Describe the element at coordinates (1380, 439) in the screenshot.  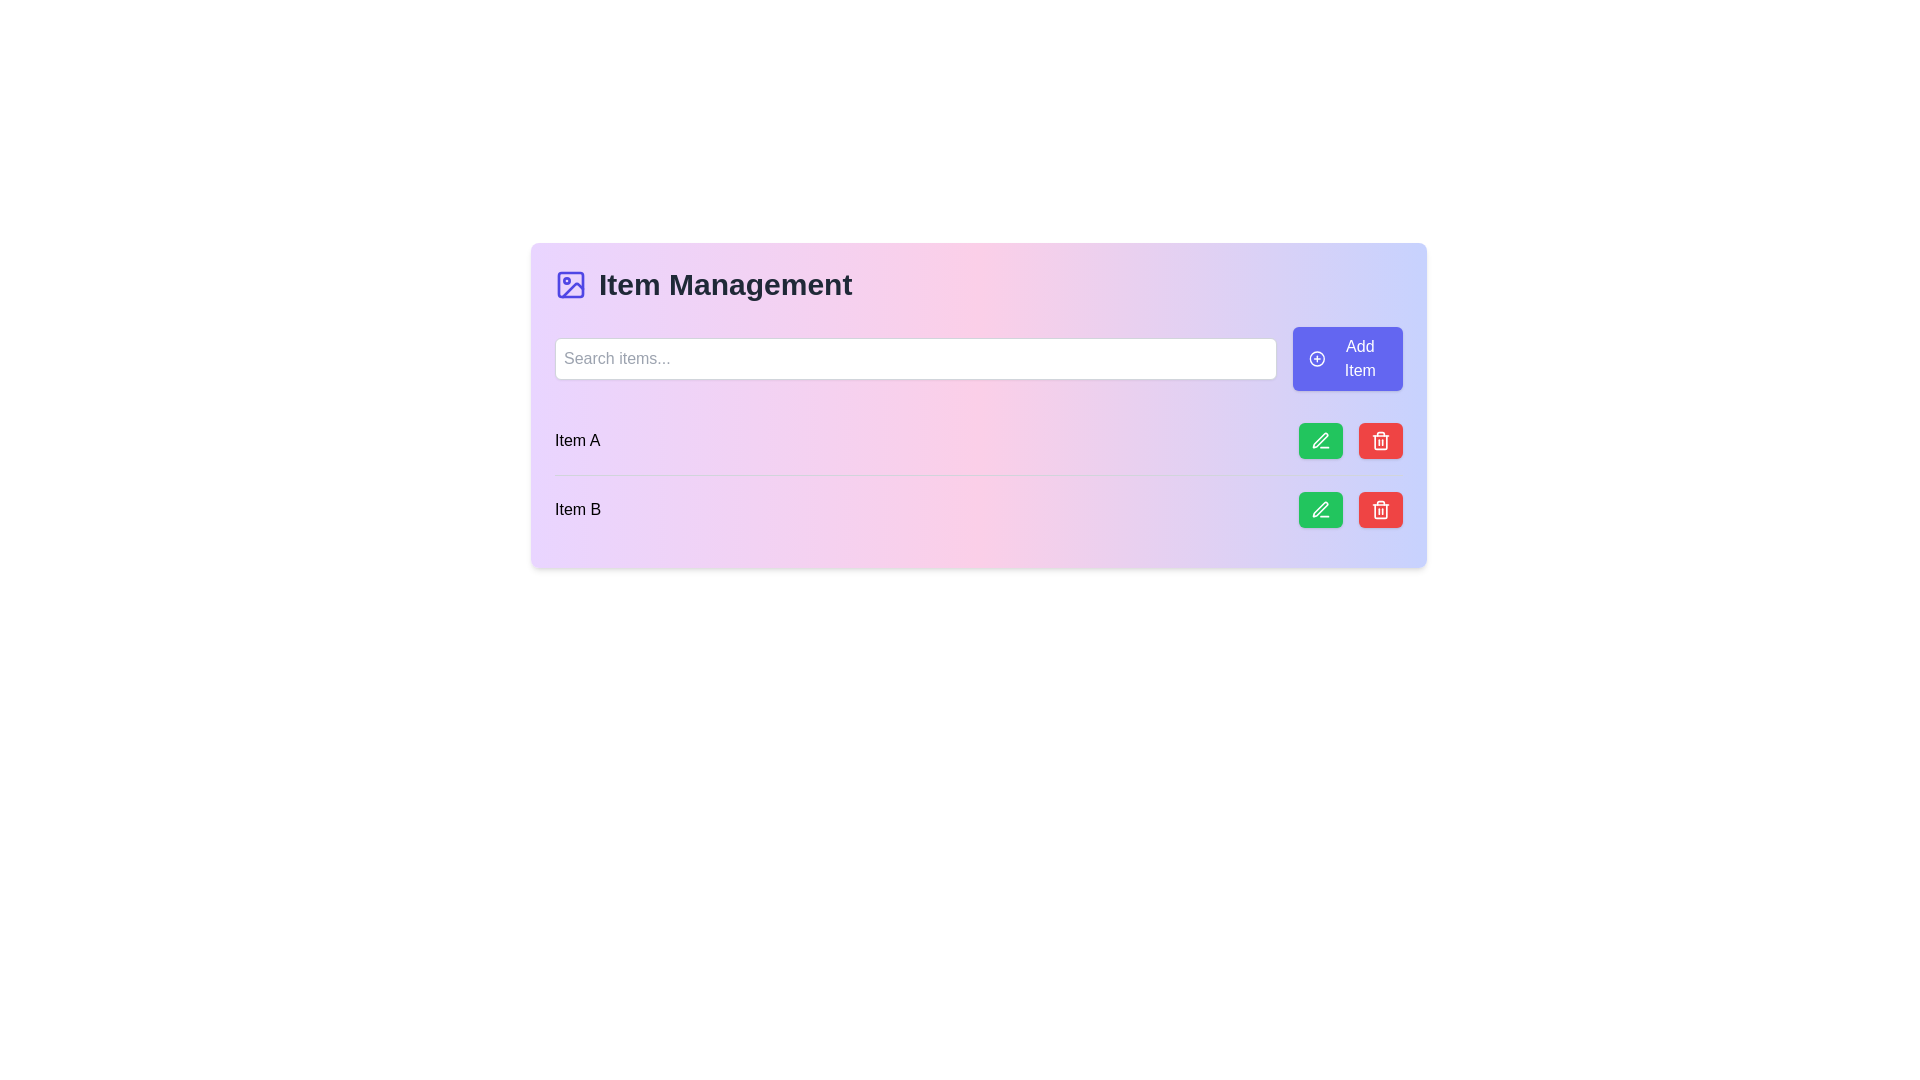
I see `the delete button located to the right of the second item in the list, which is the second button in a row of two buttons` at that location.